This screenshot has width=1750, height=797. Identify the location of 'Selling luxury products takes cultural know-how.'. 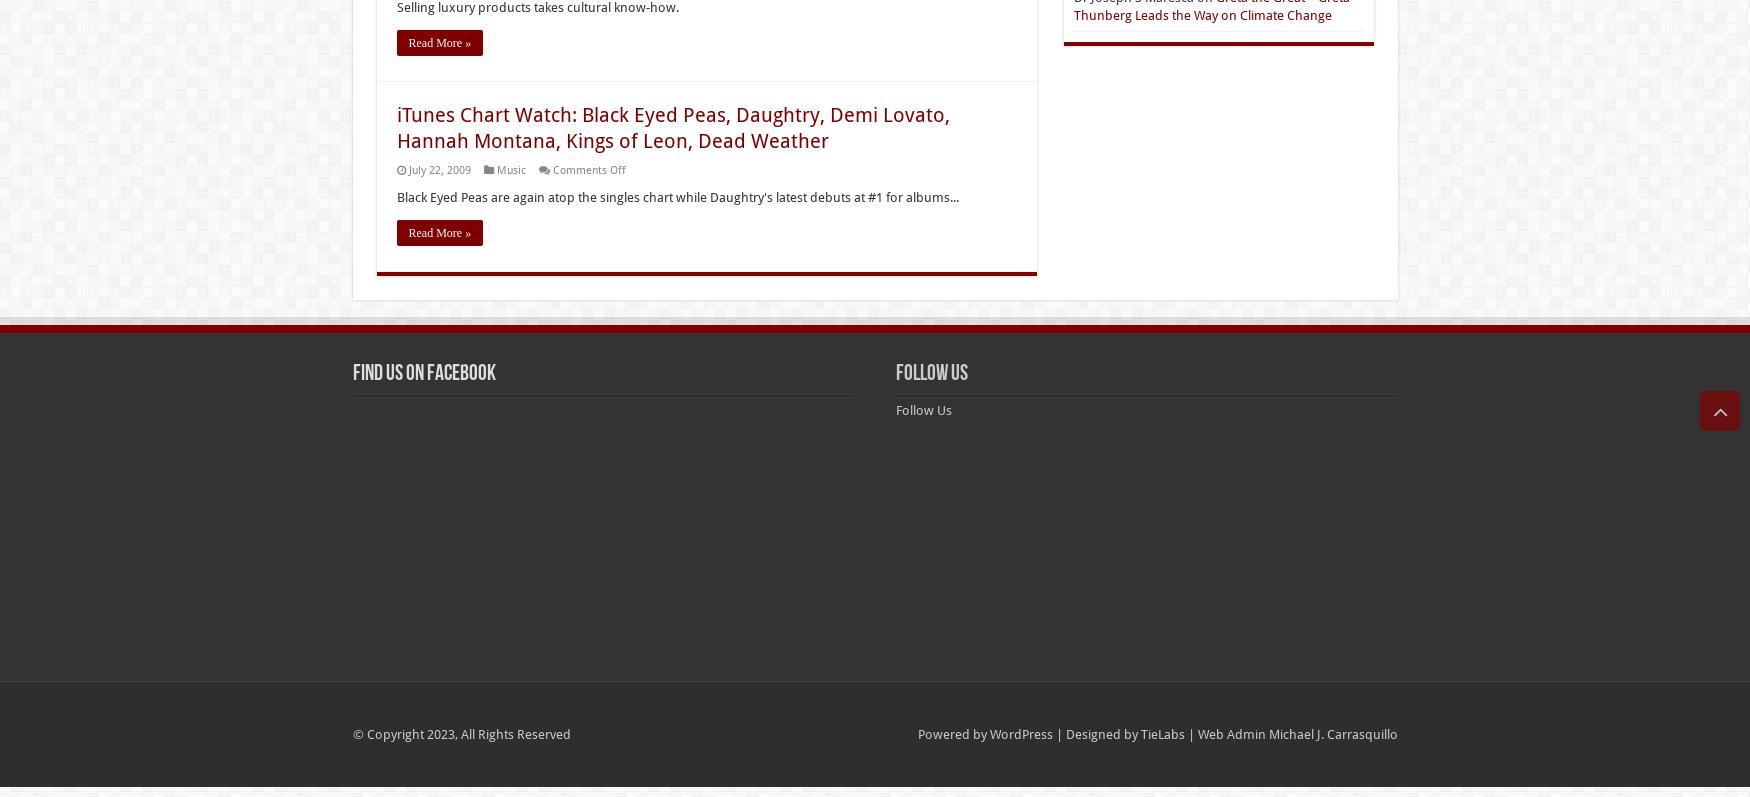
(536, 6).